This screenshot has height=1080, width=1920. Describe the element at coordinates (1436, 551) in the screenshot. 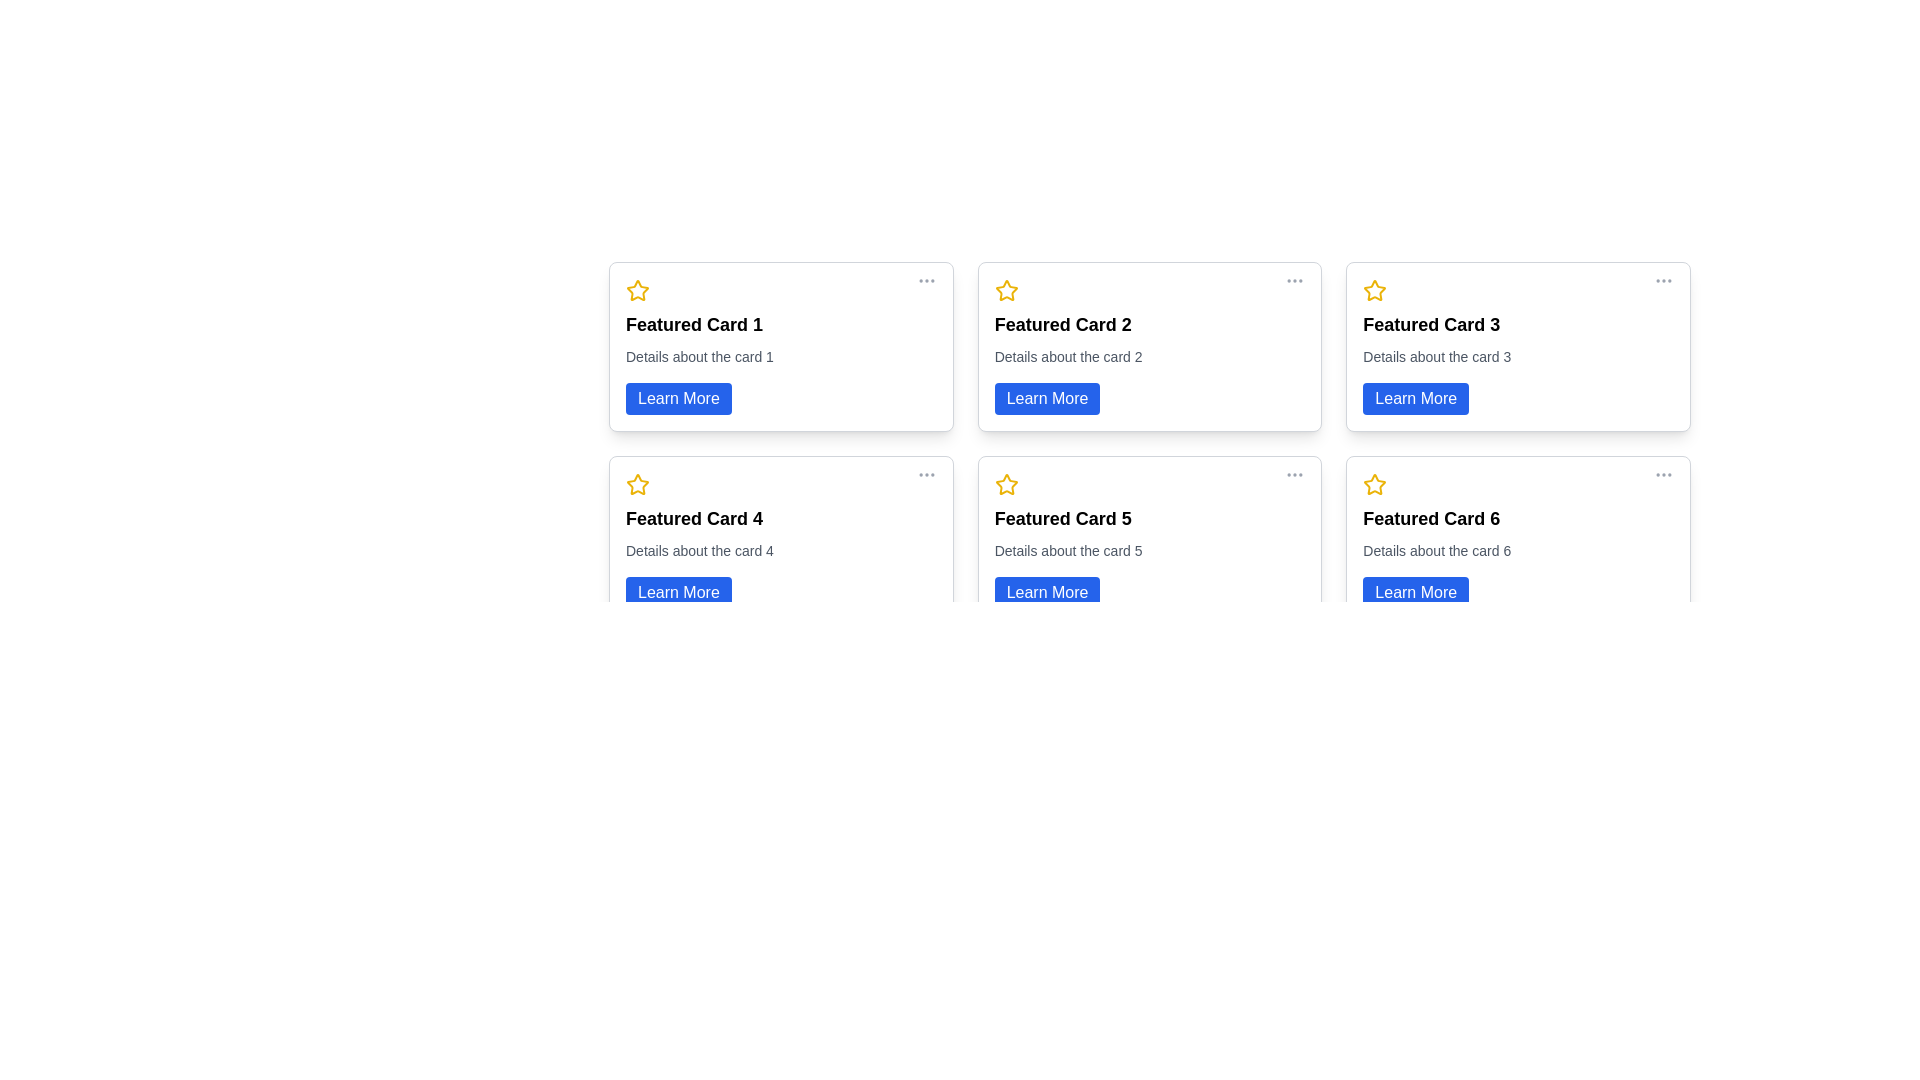

I see `displayed text in the Text block located within the 'Featured Card 6', positioned below the card title and above the 'Learn More' button` at that location.